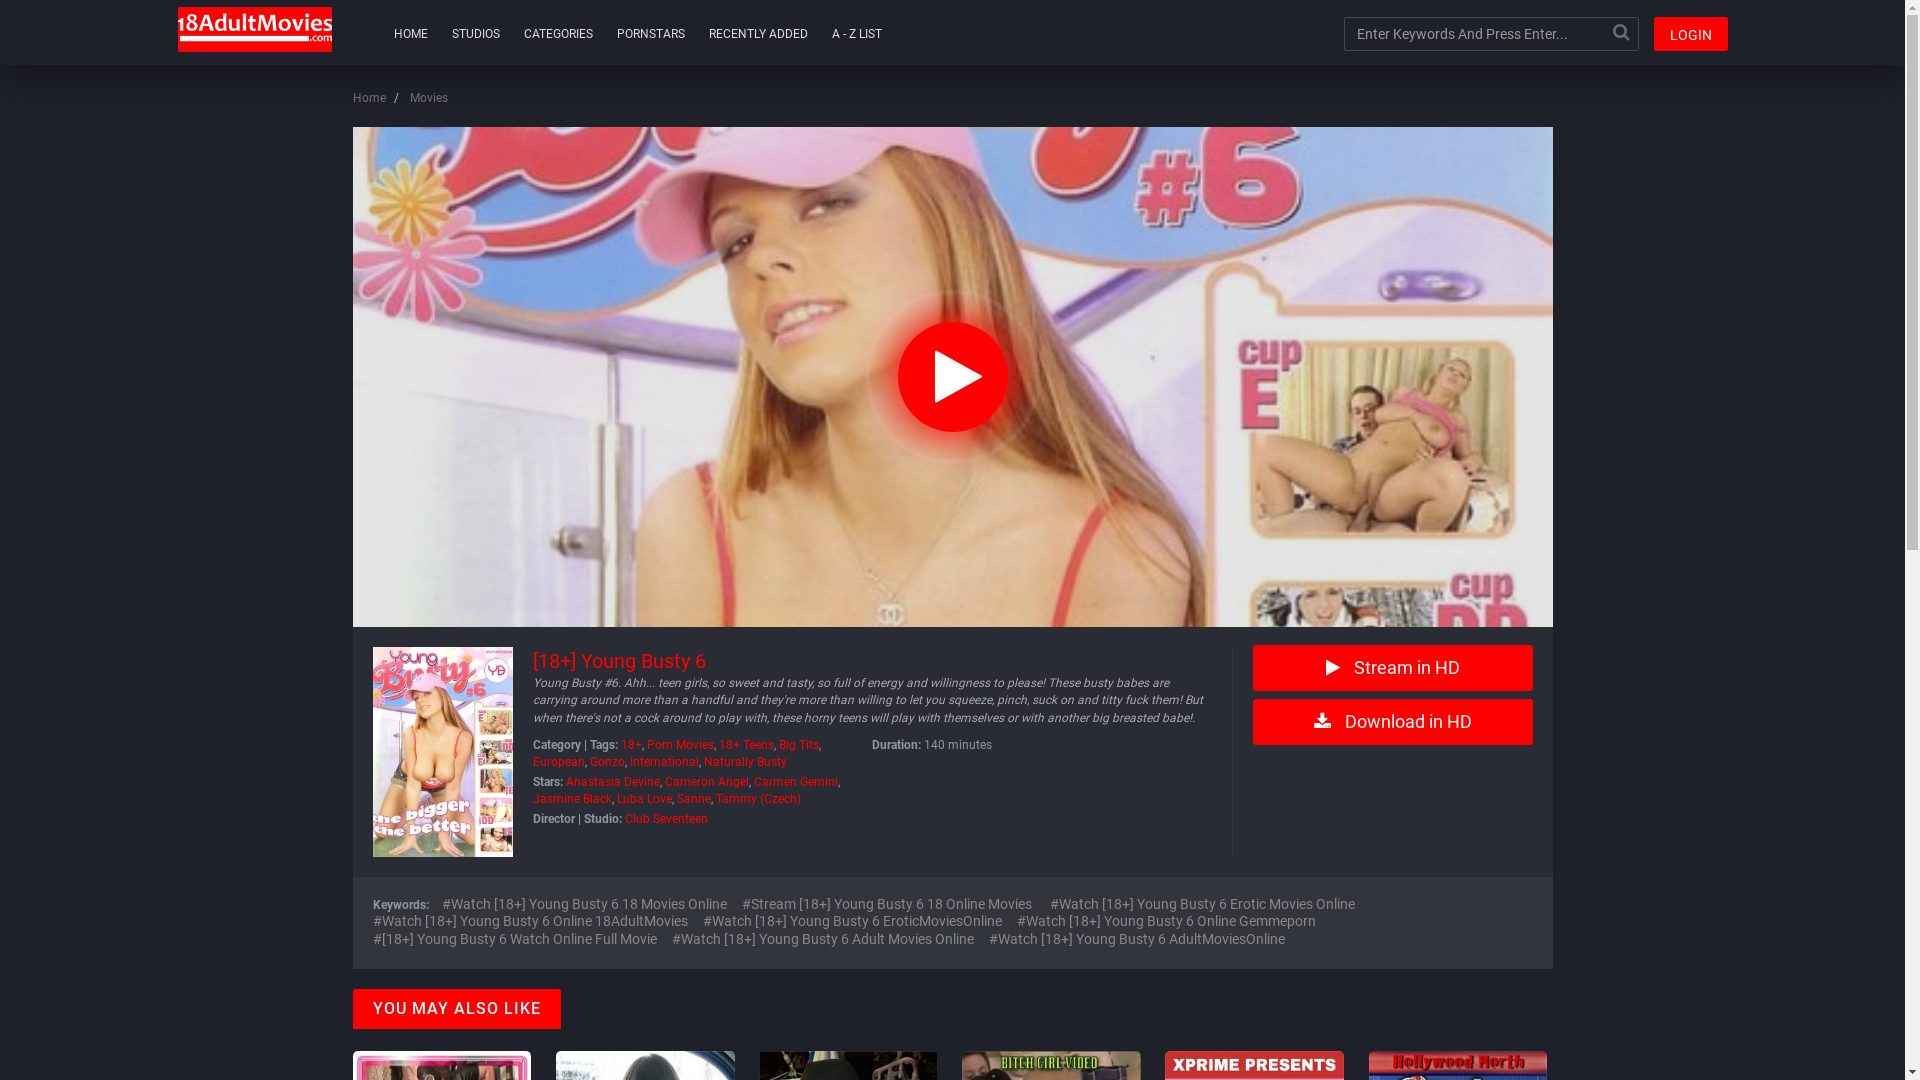  Describe the element at coordinates (855, 34) in the screenshot. I see `'A - Z LIST'` at that location.